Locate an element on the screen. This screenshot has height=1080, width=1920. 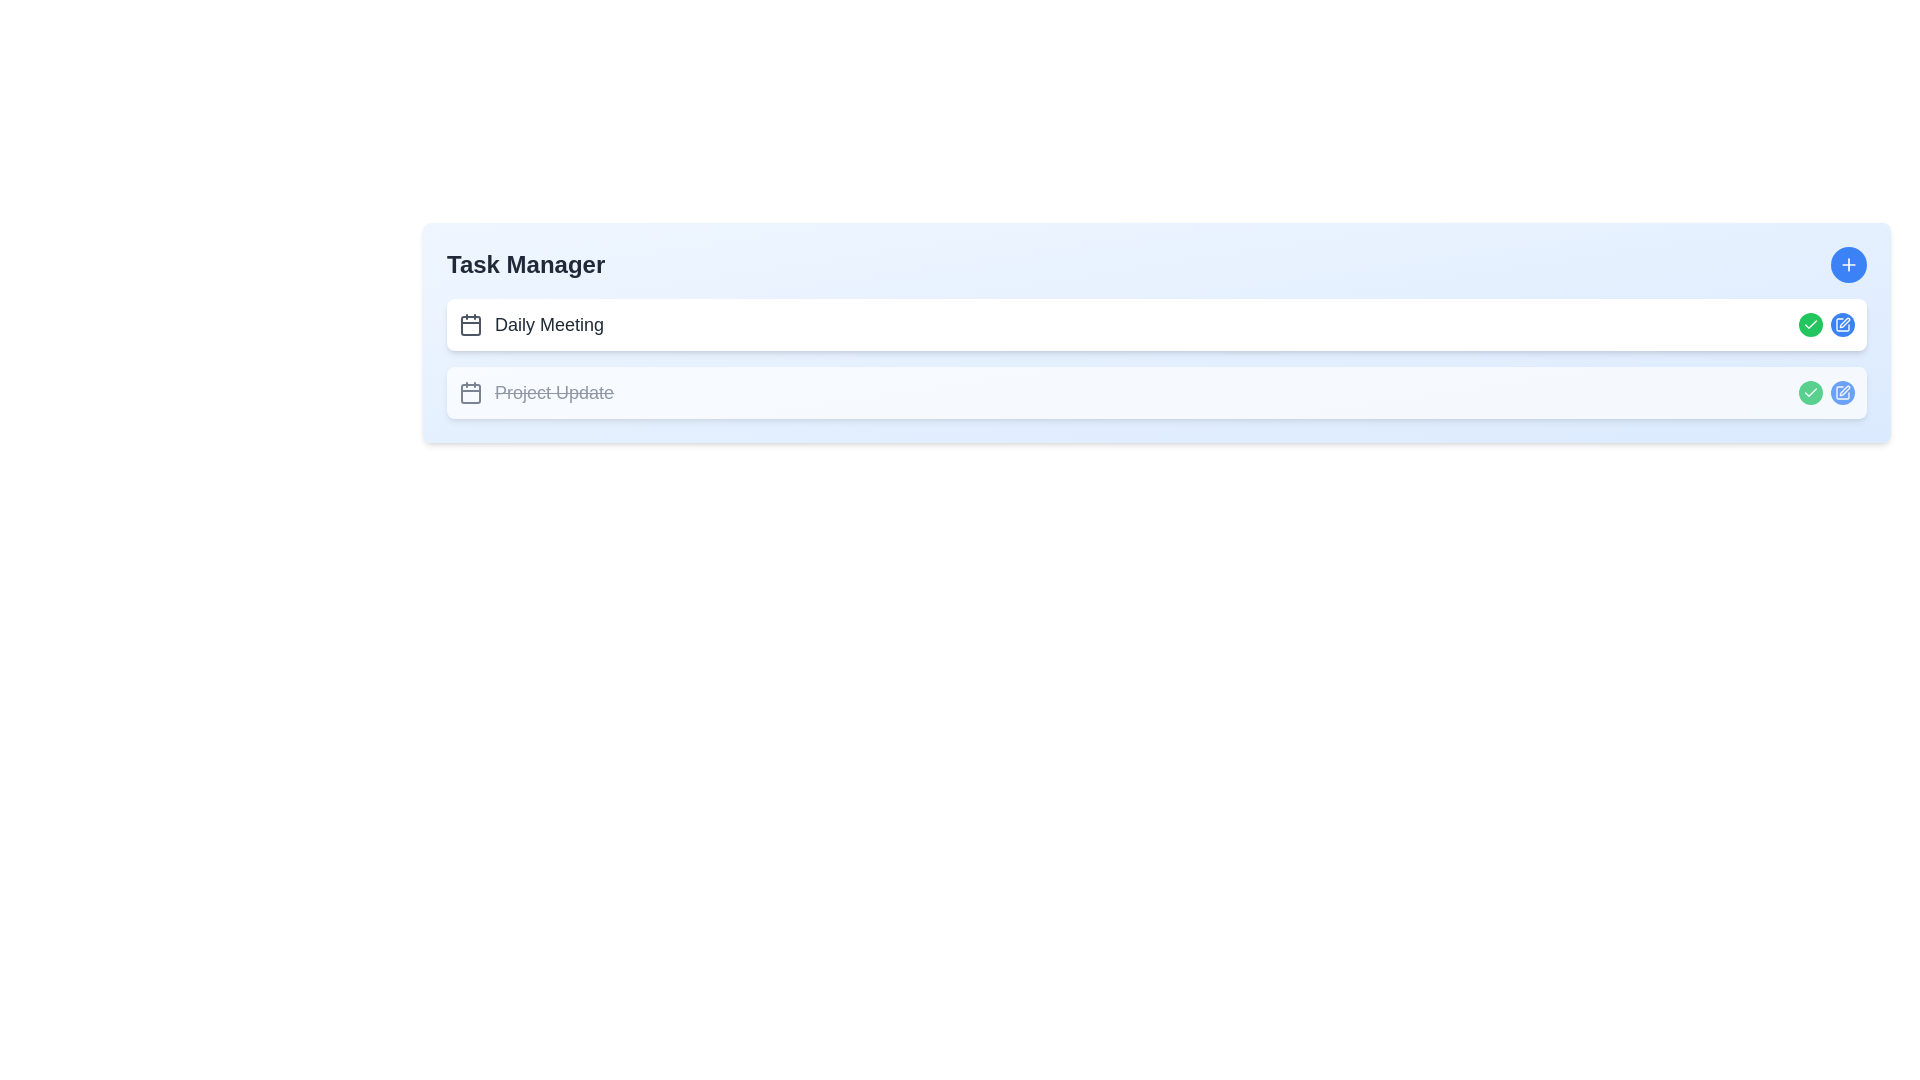
the circular blue button with a white plus symbol located to the far right of the 'Task Manager' section is located at coordinates (1847, 264).